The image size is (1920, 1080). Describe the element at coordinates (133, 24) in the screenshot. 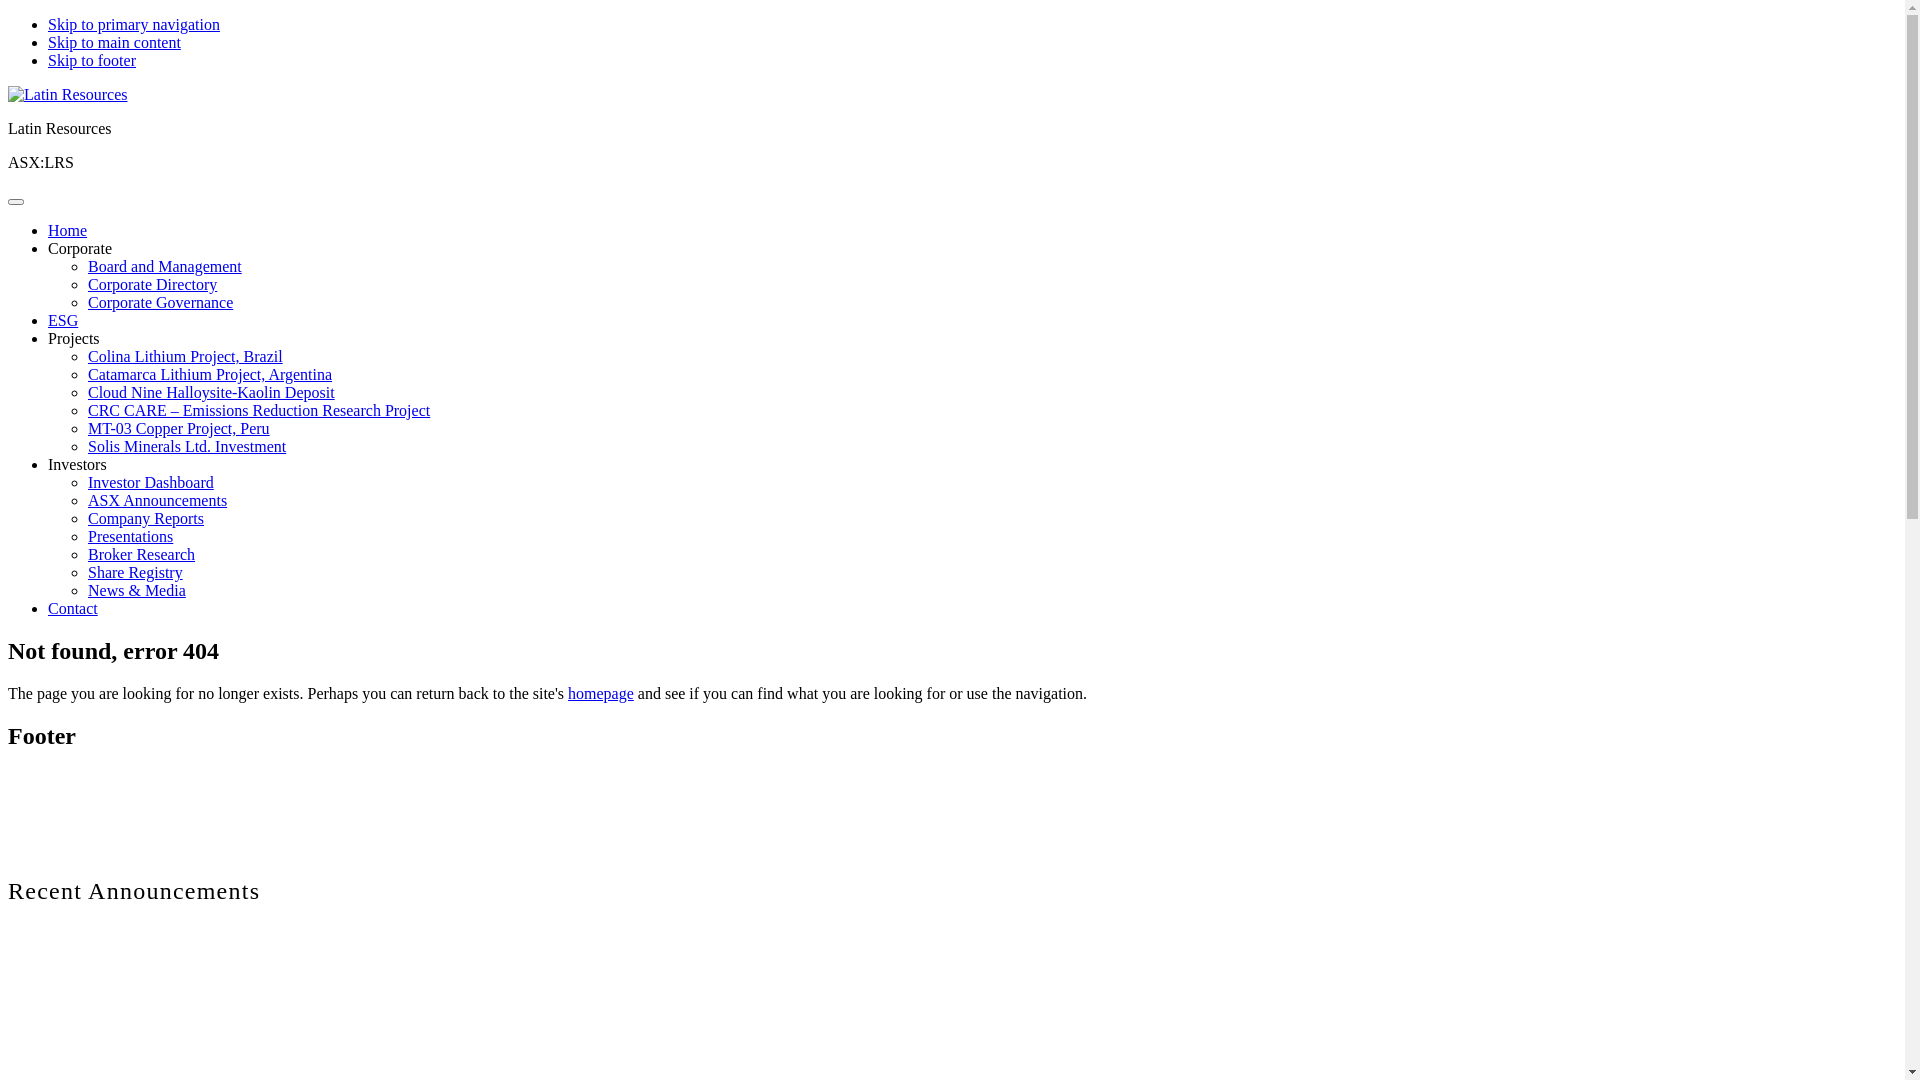

I see `'Skip to primary navigation'` at that location.